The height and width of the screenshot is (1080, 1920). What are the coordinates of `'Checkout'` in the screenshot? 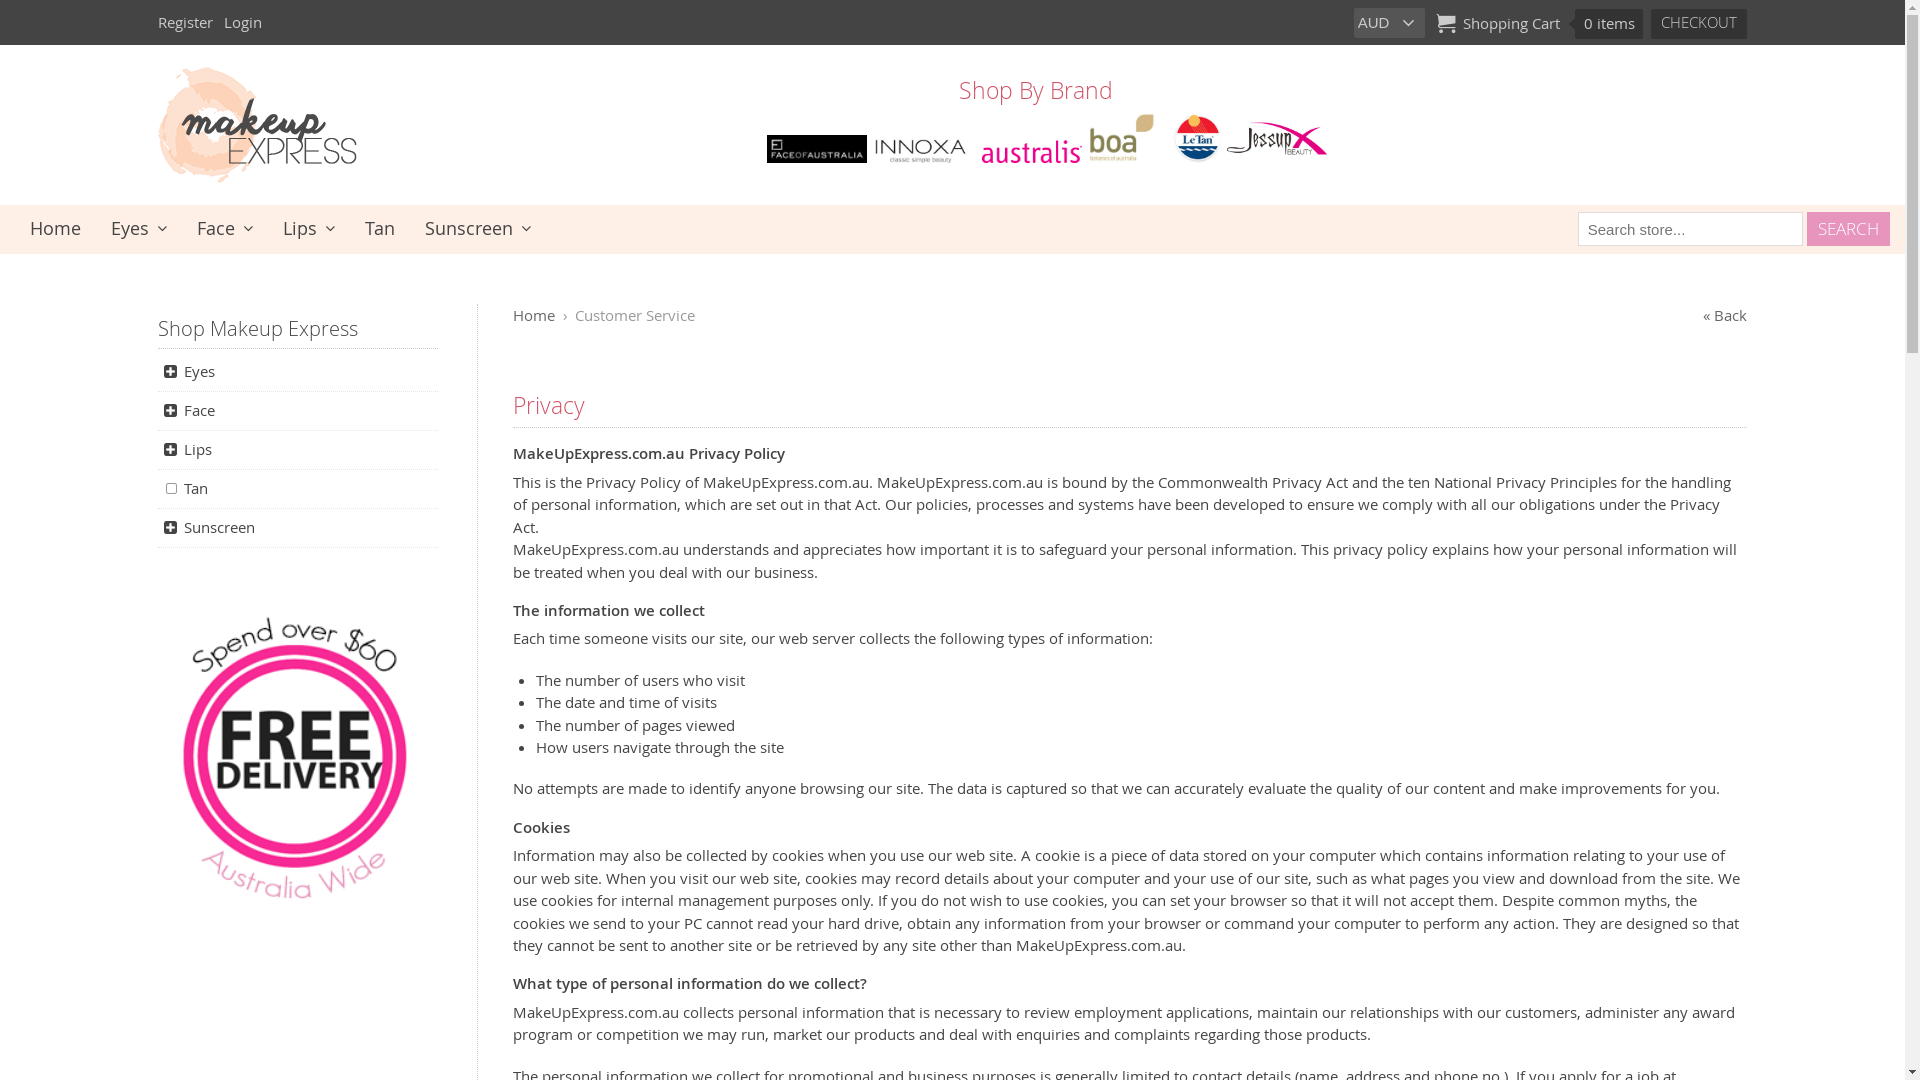 It's located at (1698, 23).